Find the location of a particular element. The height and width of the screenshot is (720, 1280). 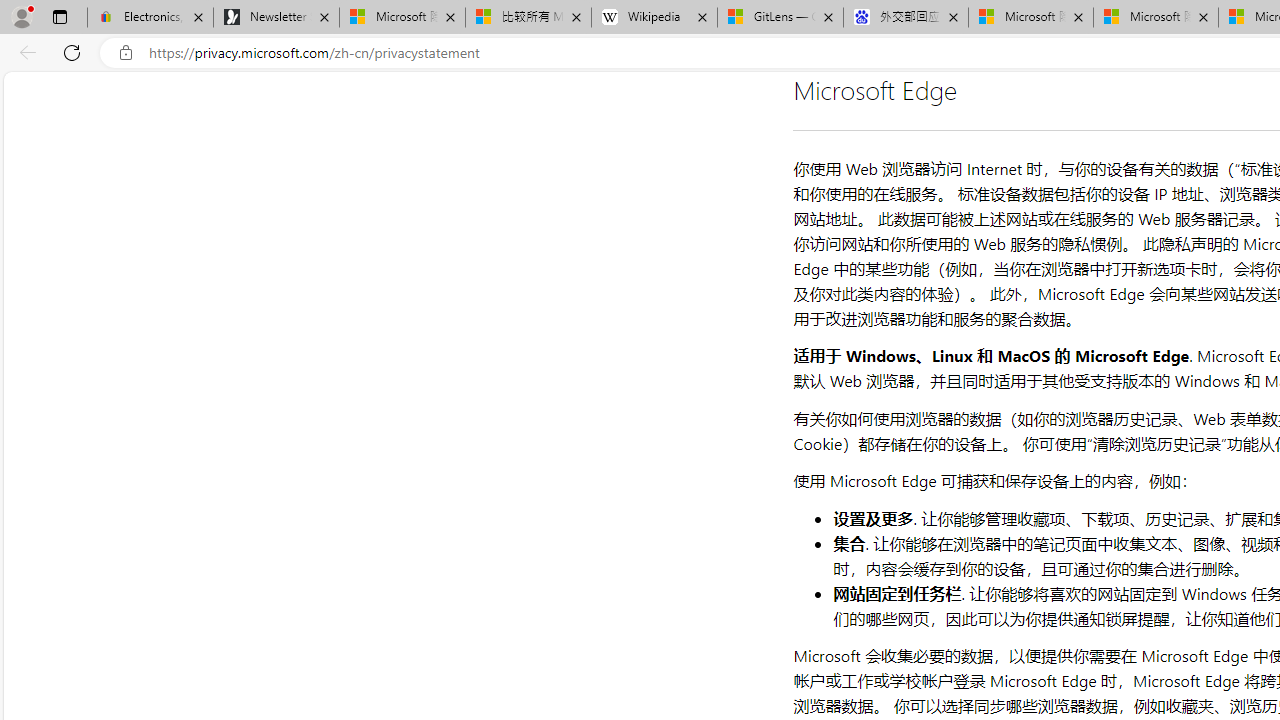

'View site information' is located at coordinates (125, 52).